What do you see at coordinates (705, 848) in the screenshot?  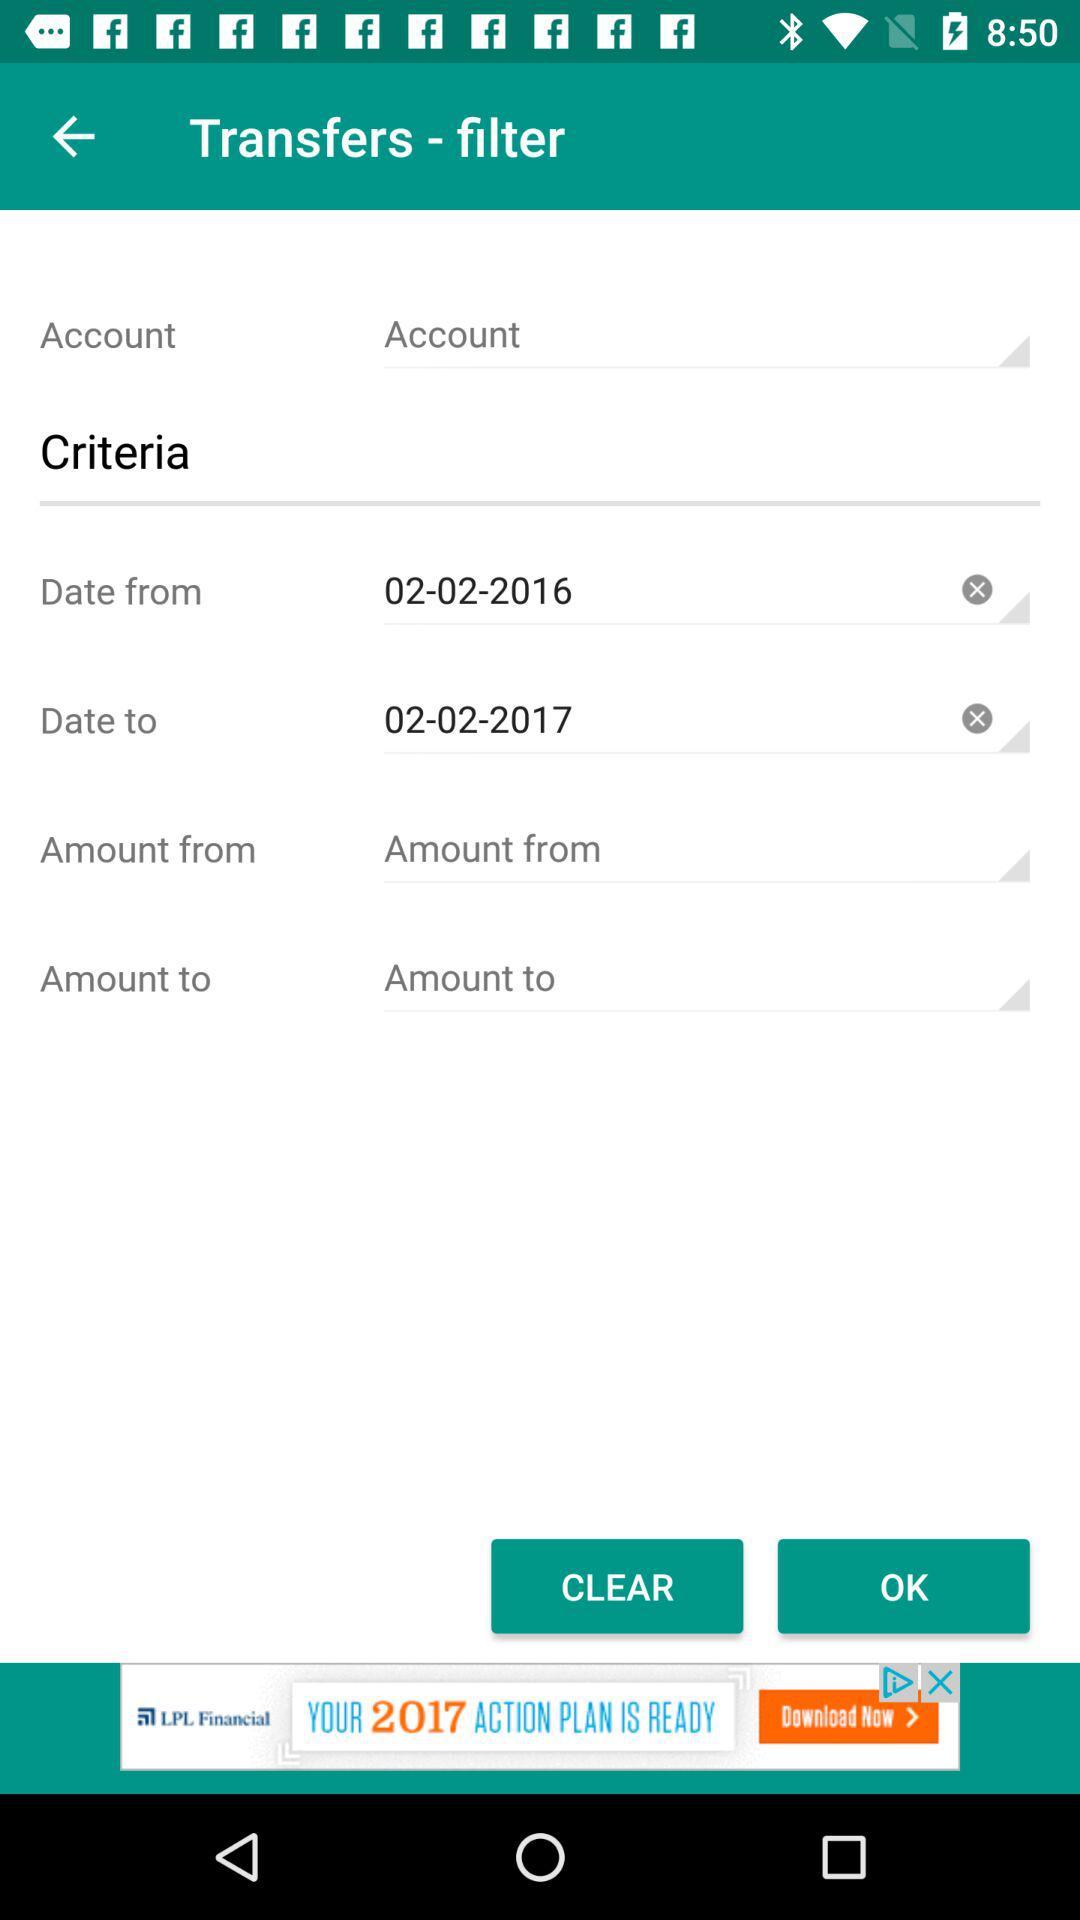 I see `account` at bounding box center [705, 848].